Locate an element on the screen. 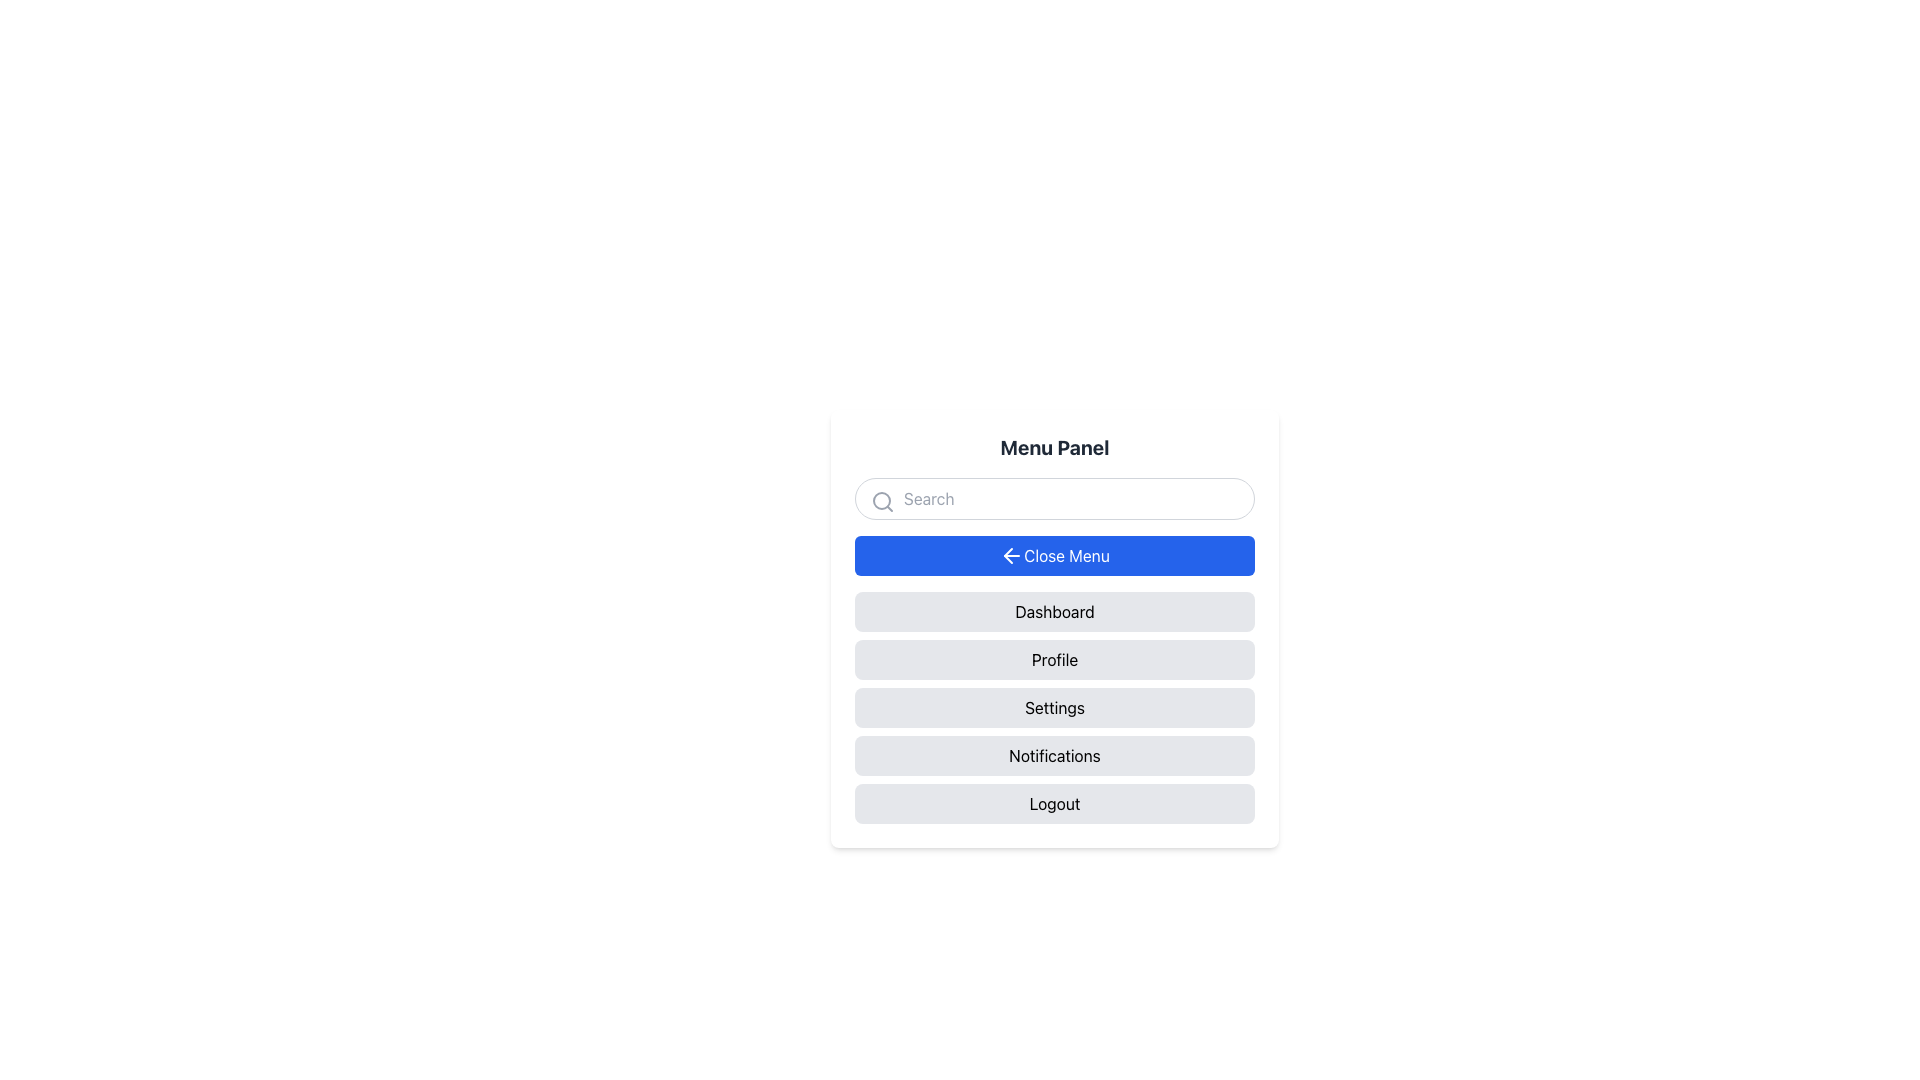 The height and width of the screenshot is (1080, 1920). the rounded search bar input field located below the 'Menu Panel' title is located at coordinates (1054, 497).